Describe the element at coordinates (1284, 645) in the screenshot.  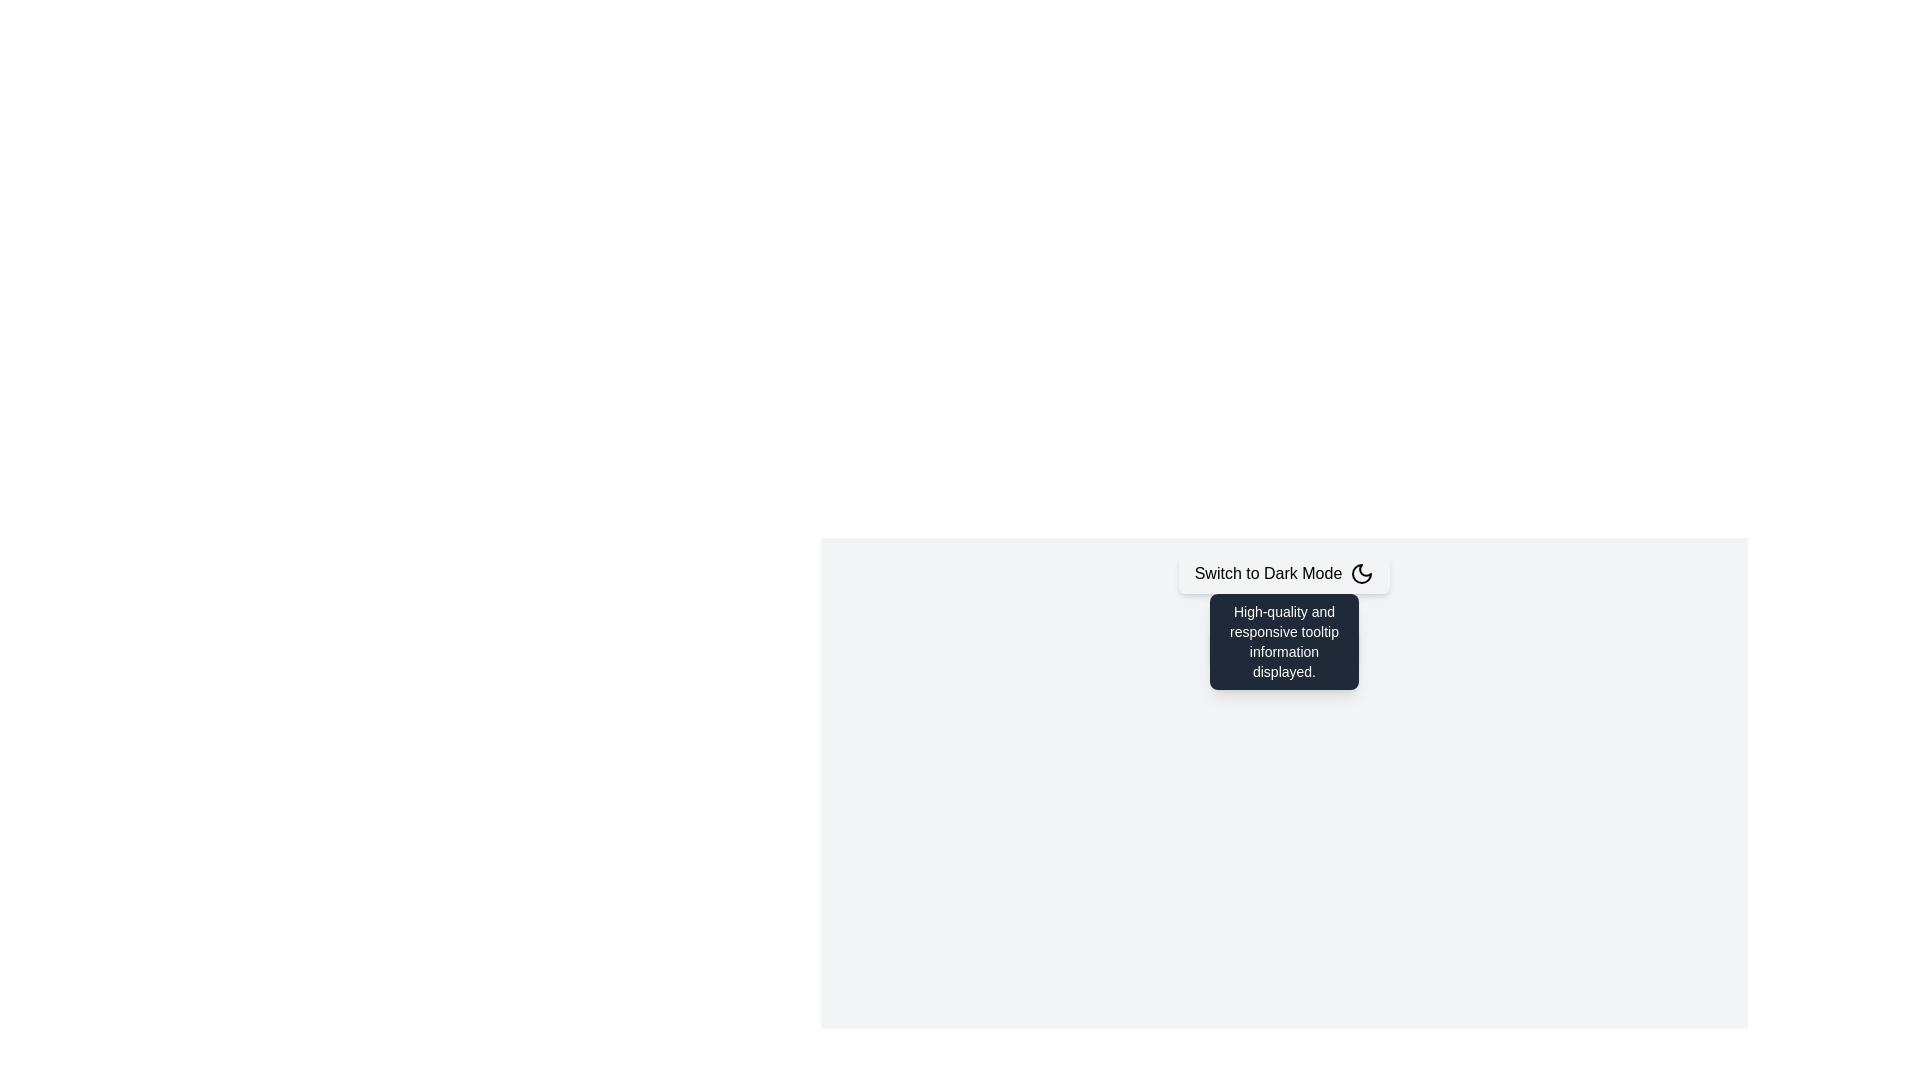
I see `the tooltip with dark background and white text that contains the message 'High-quality and responsive tooltip information displayed.'` at that location.